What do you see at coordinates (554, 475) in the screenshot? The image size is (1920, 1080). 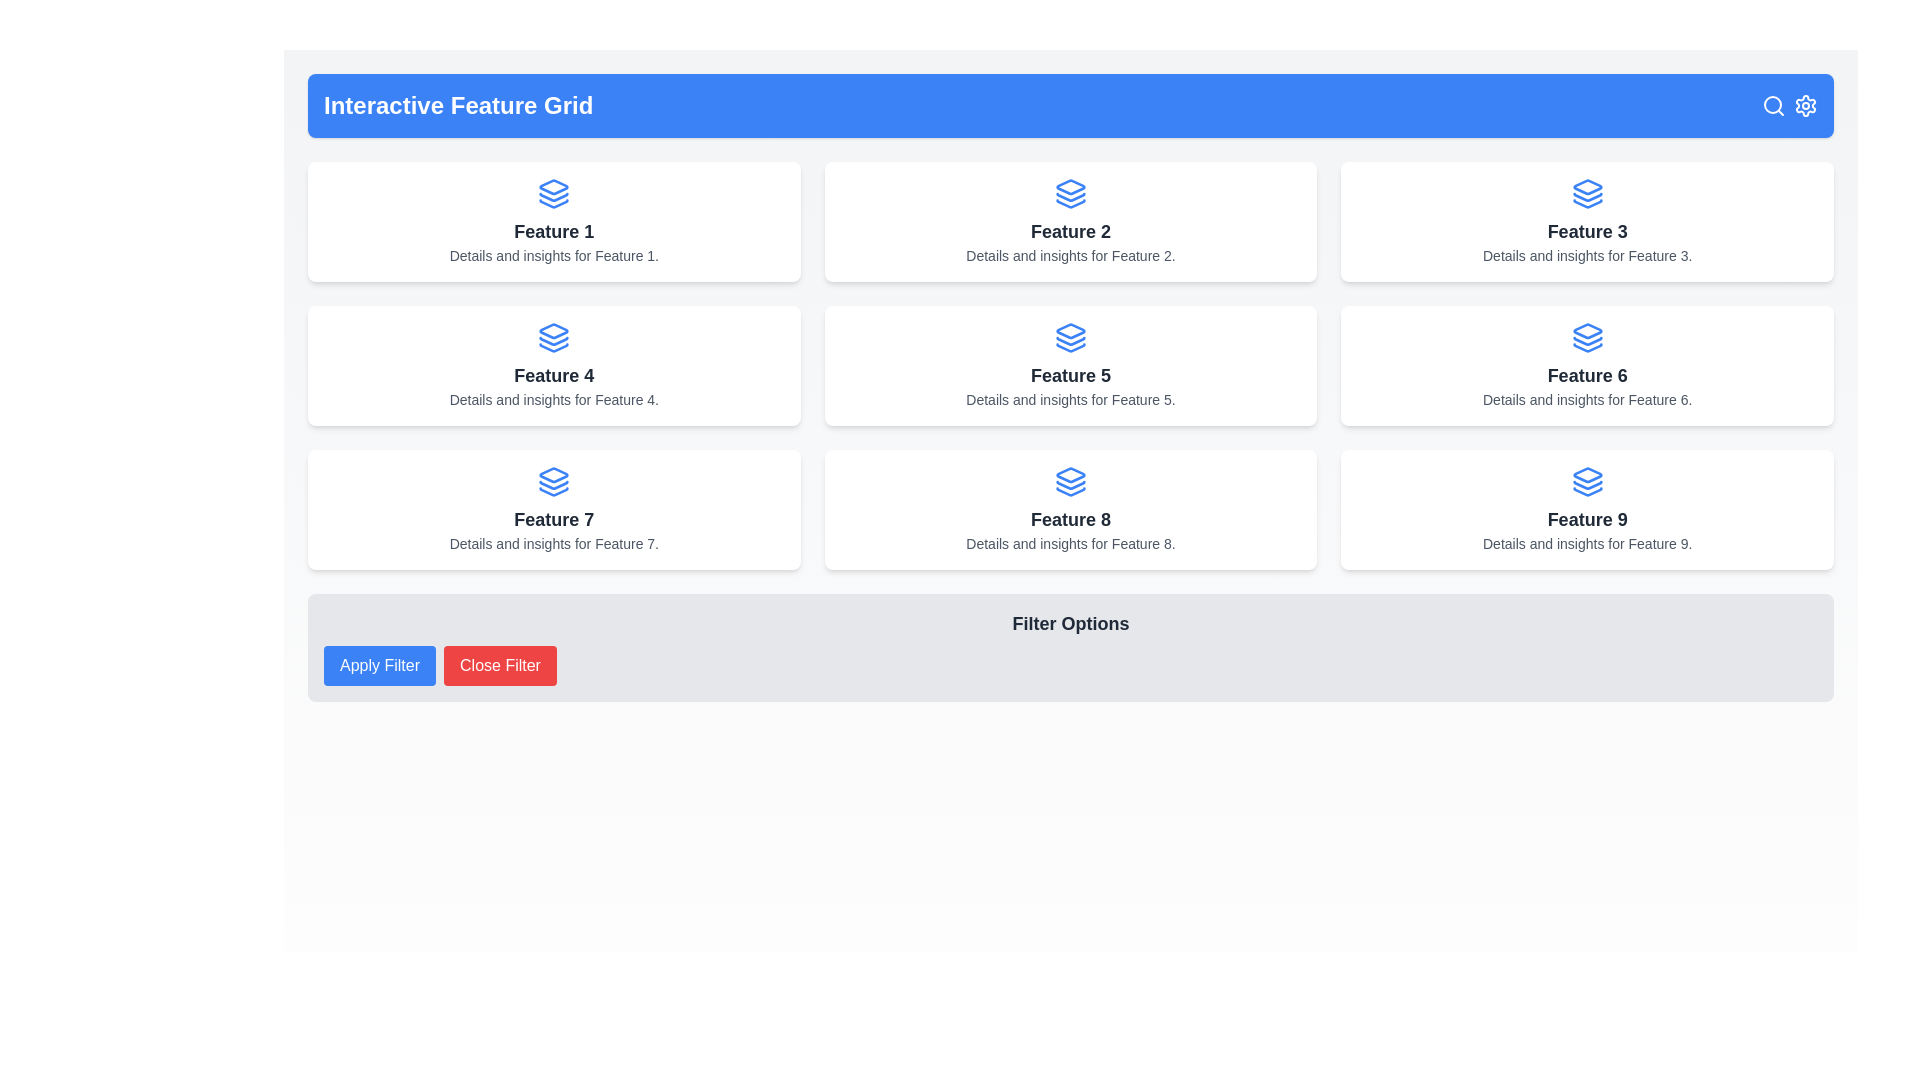 I see `the stack icon representing 'Feature 7' located` at bounding box center [554, 475].